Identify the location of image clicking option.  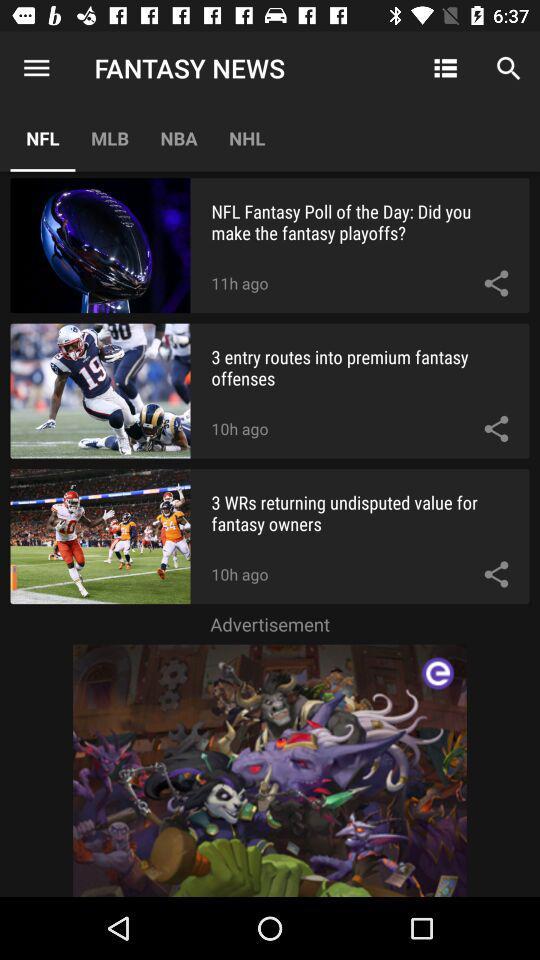
(270, 769).